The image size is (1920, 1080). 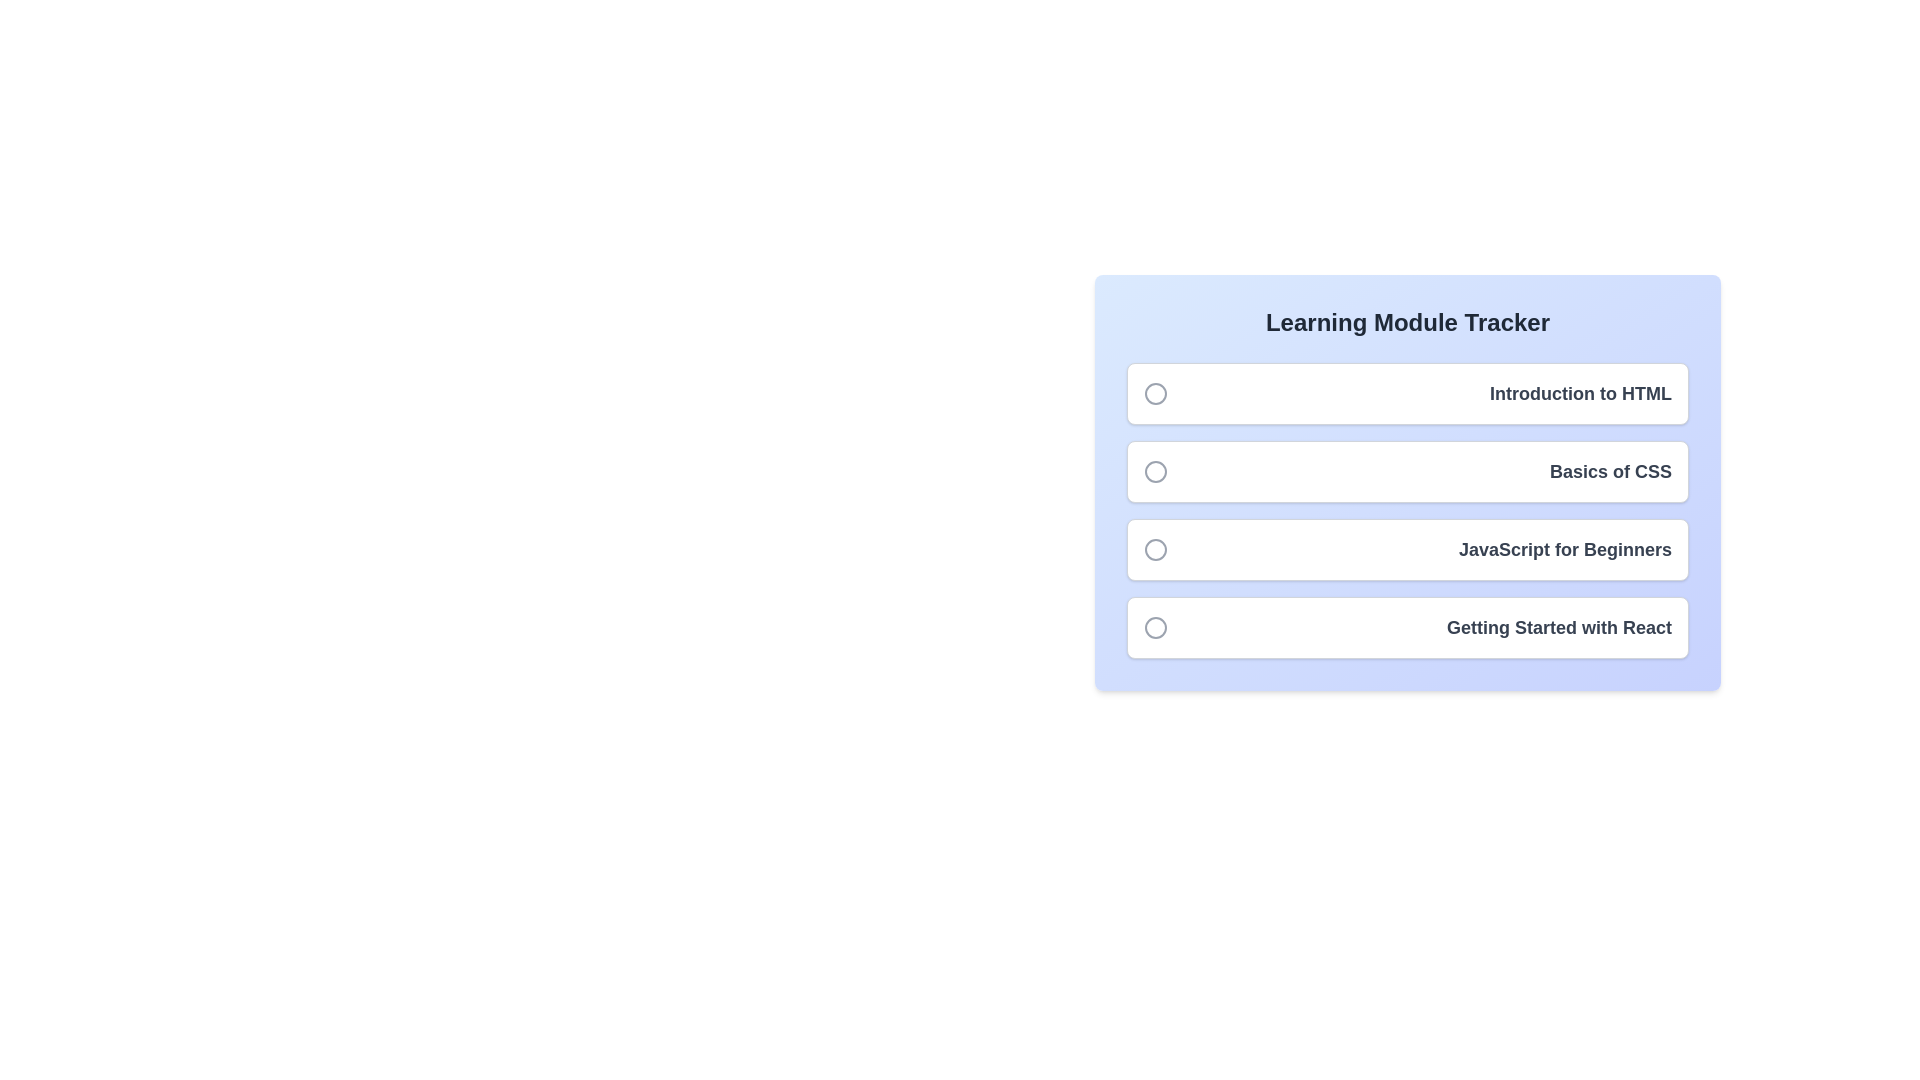 What do you see at coordinates (1406, 482) in the screenshot?
I see `the second button in the 'Learning Module Tracker' panel` at bounding box center [1406, 482].